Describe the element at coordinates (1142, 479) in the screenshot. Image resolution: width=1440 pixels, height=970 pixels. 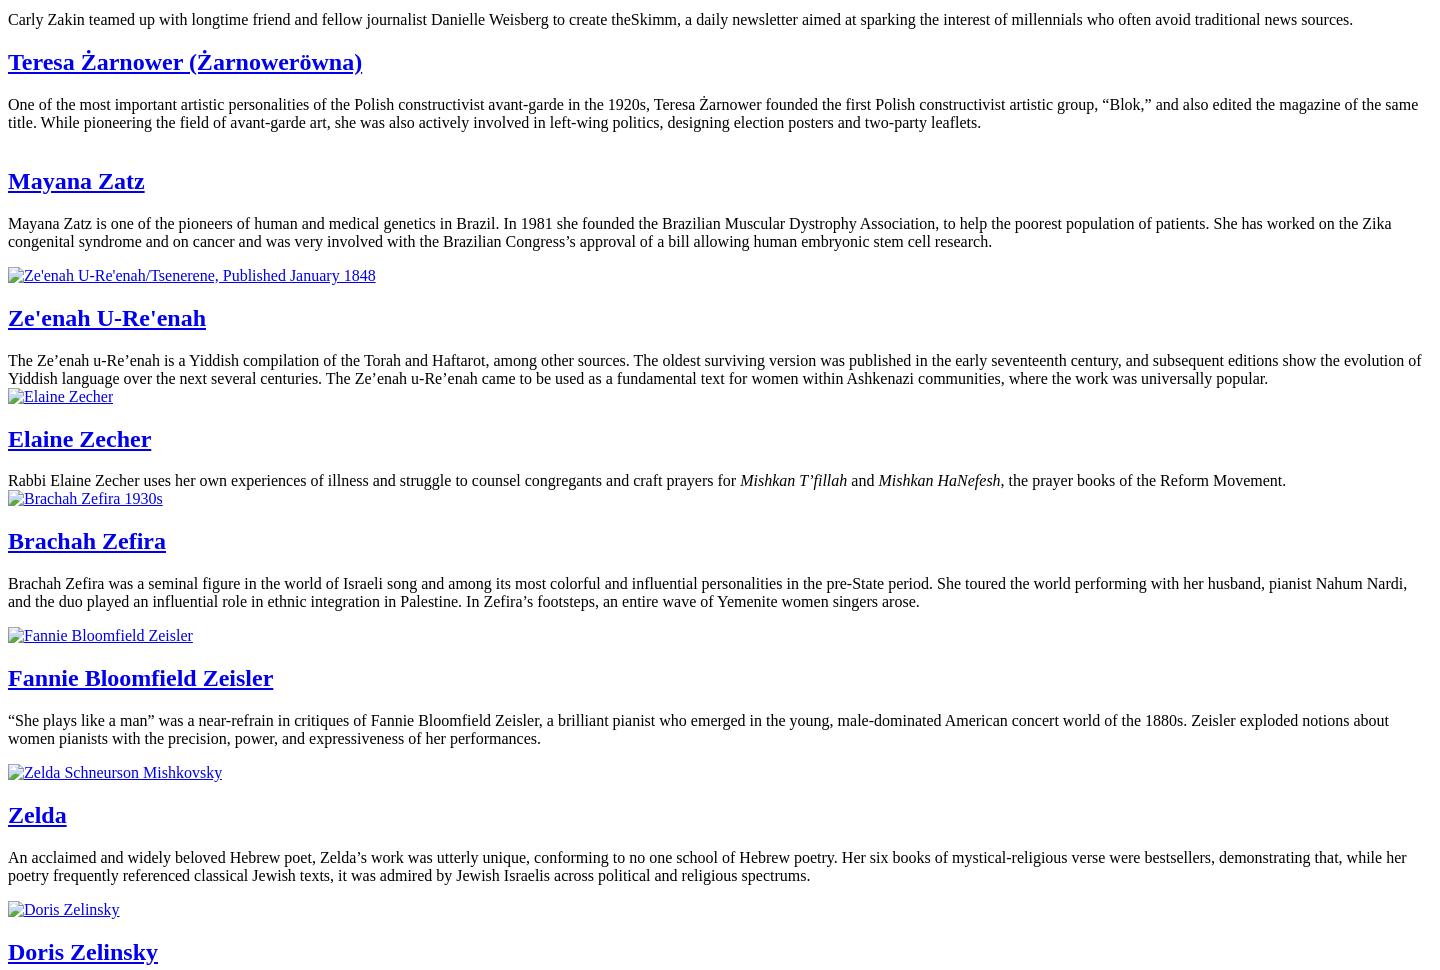
I see `', the prayer books of the Reform Movement.'` at that location.